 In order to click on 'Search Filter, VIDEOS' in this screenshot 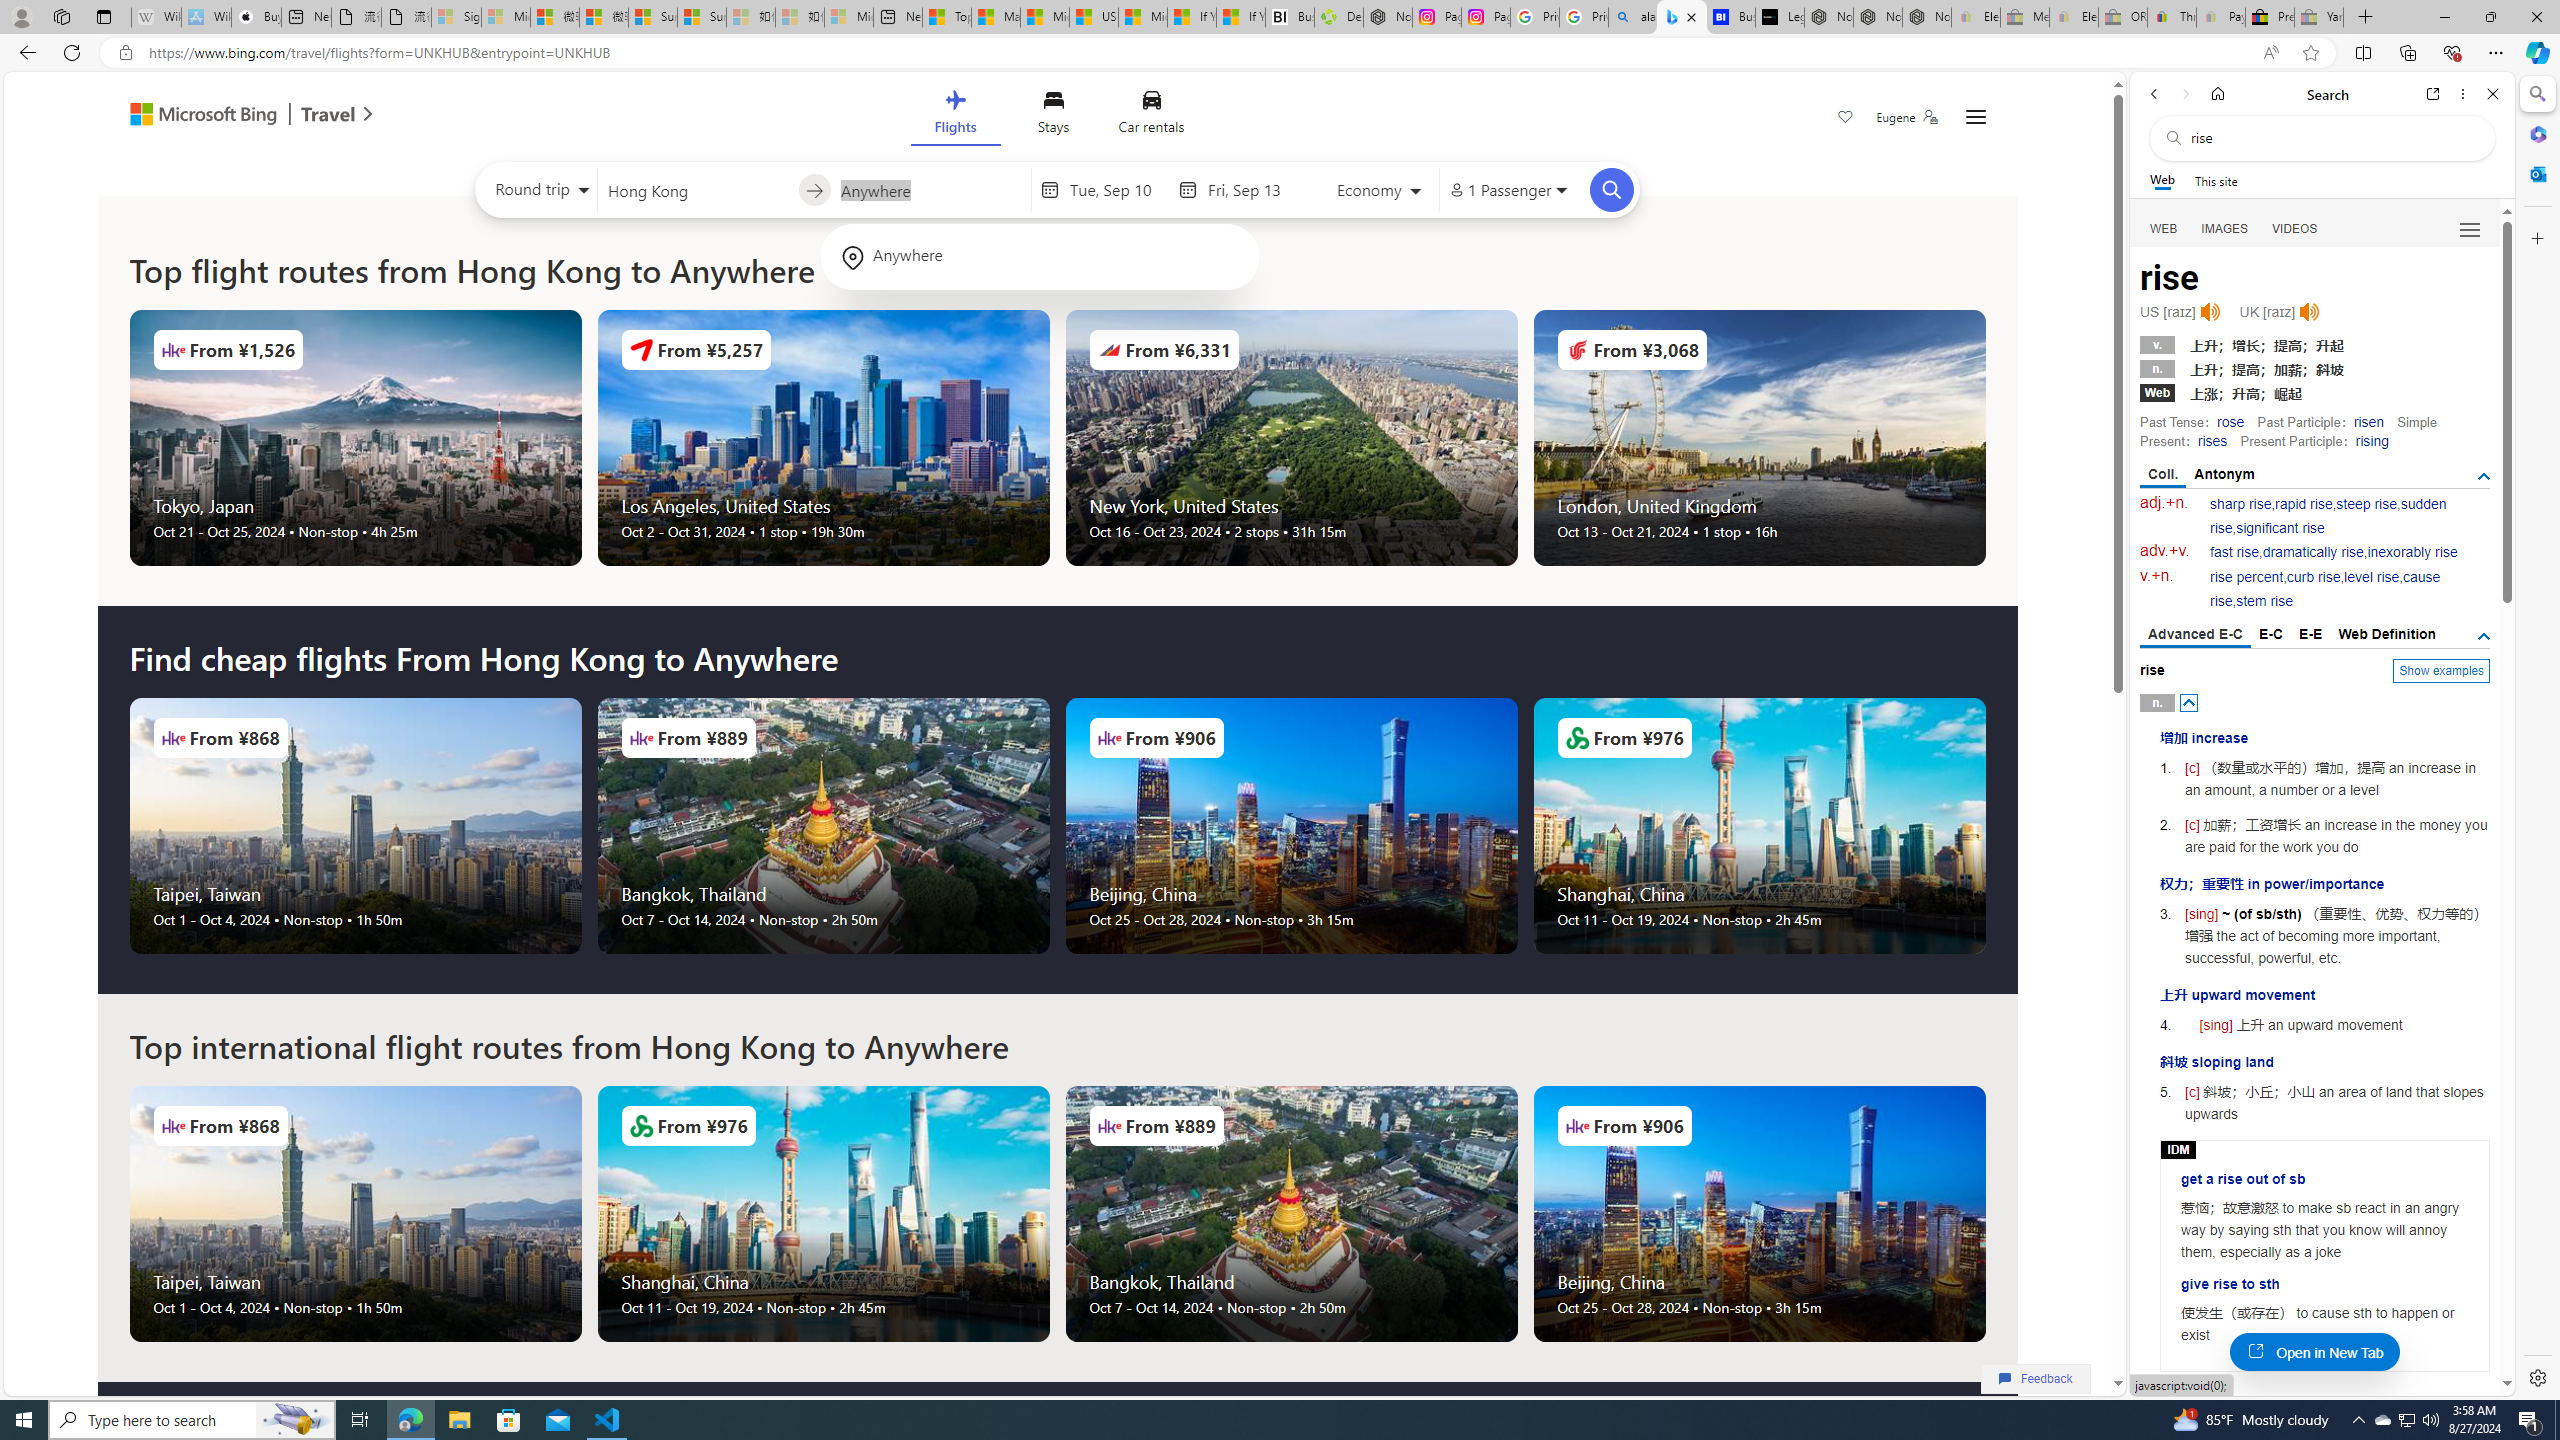, I will do `click(2295, 227)`.